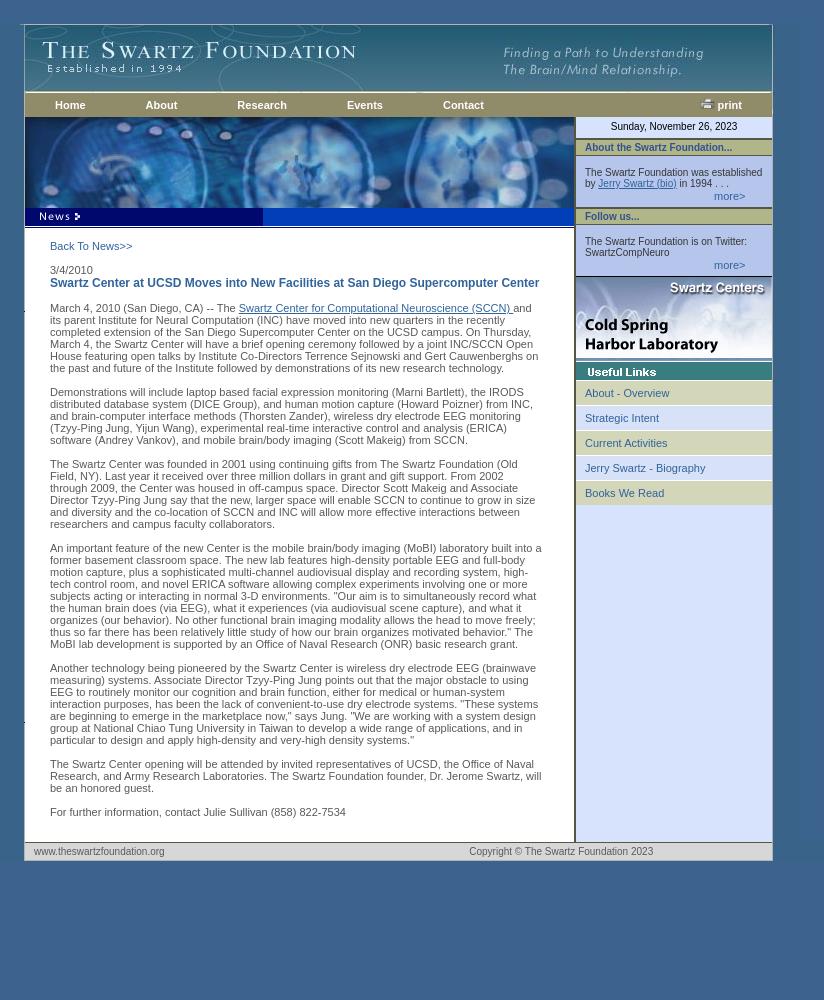  What do you see at coordinates (70, 270) in the screenshot?
I see `'3/4/2010'` at bounding box center [70, 270].